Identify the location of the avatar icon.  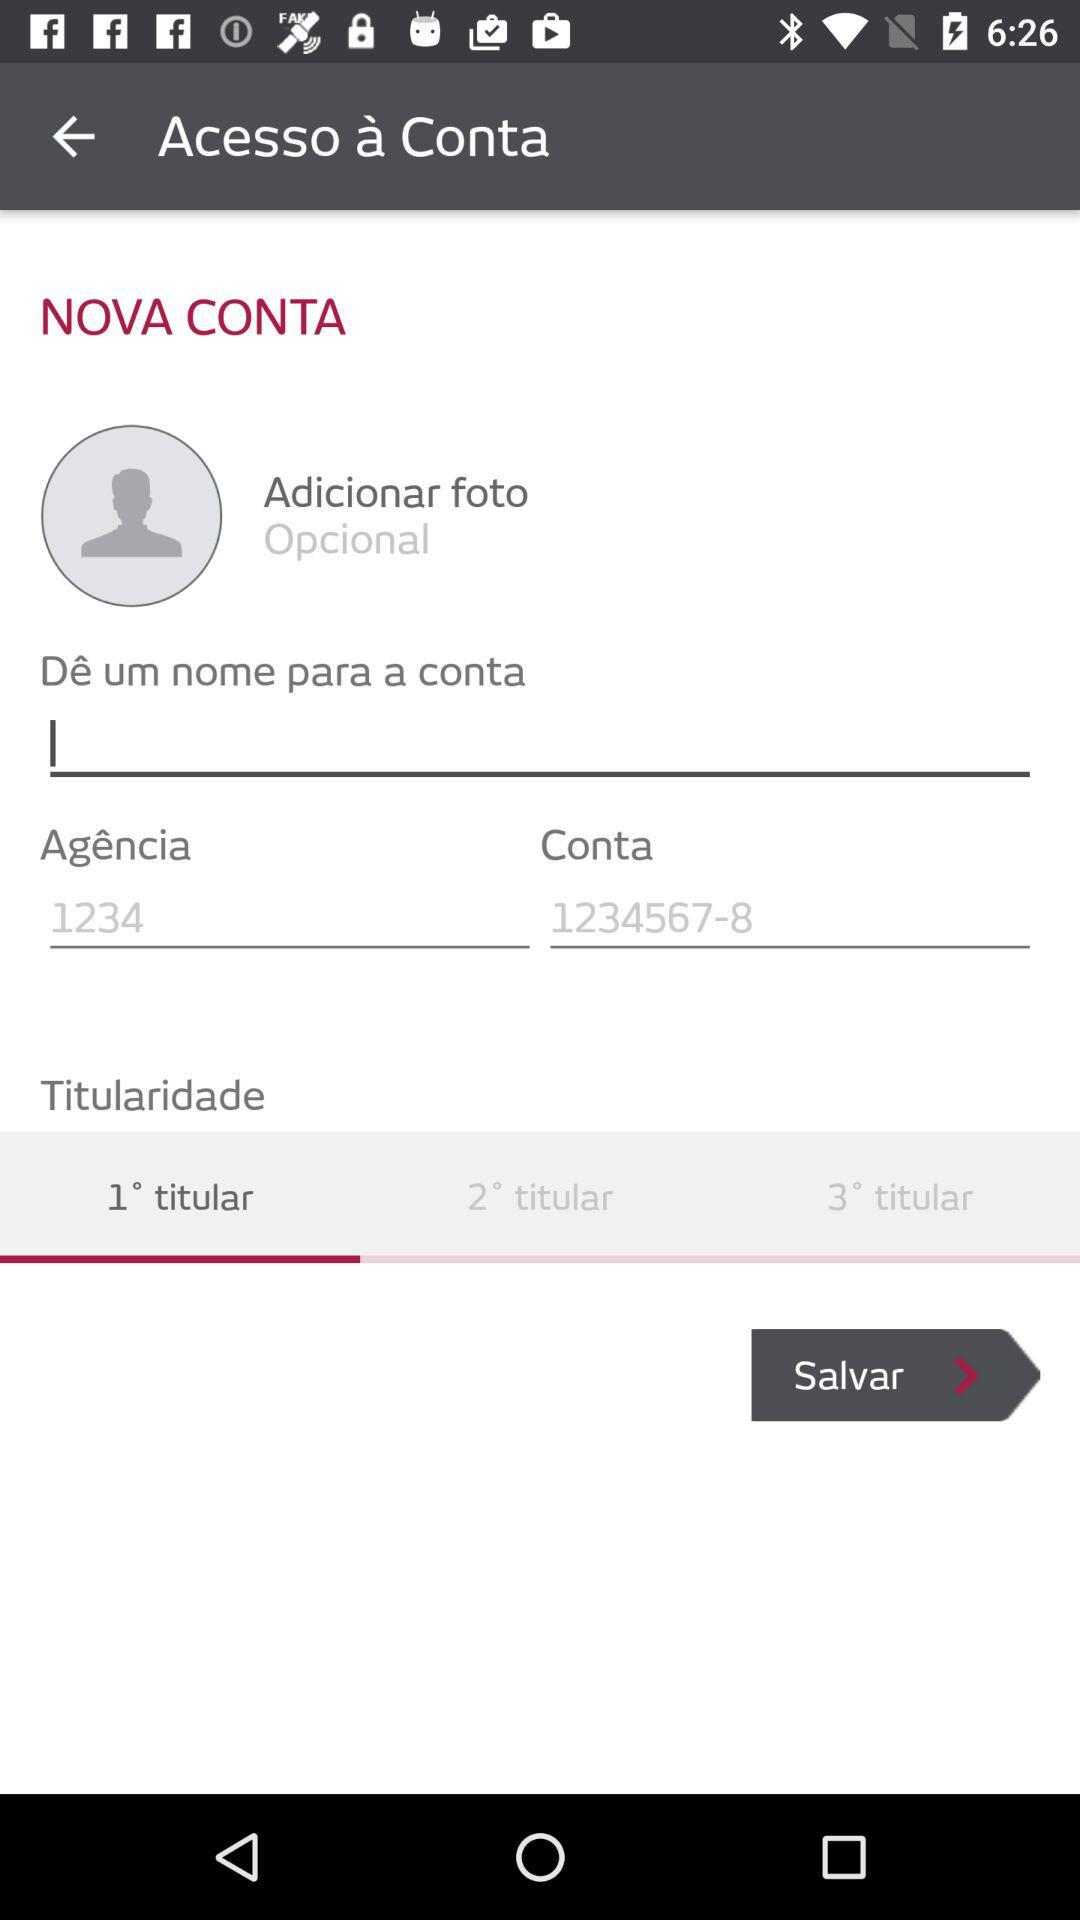
(131, 515).